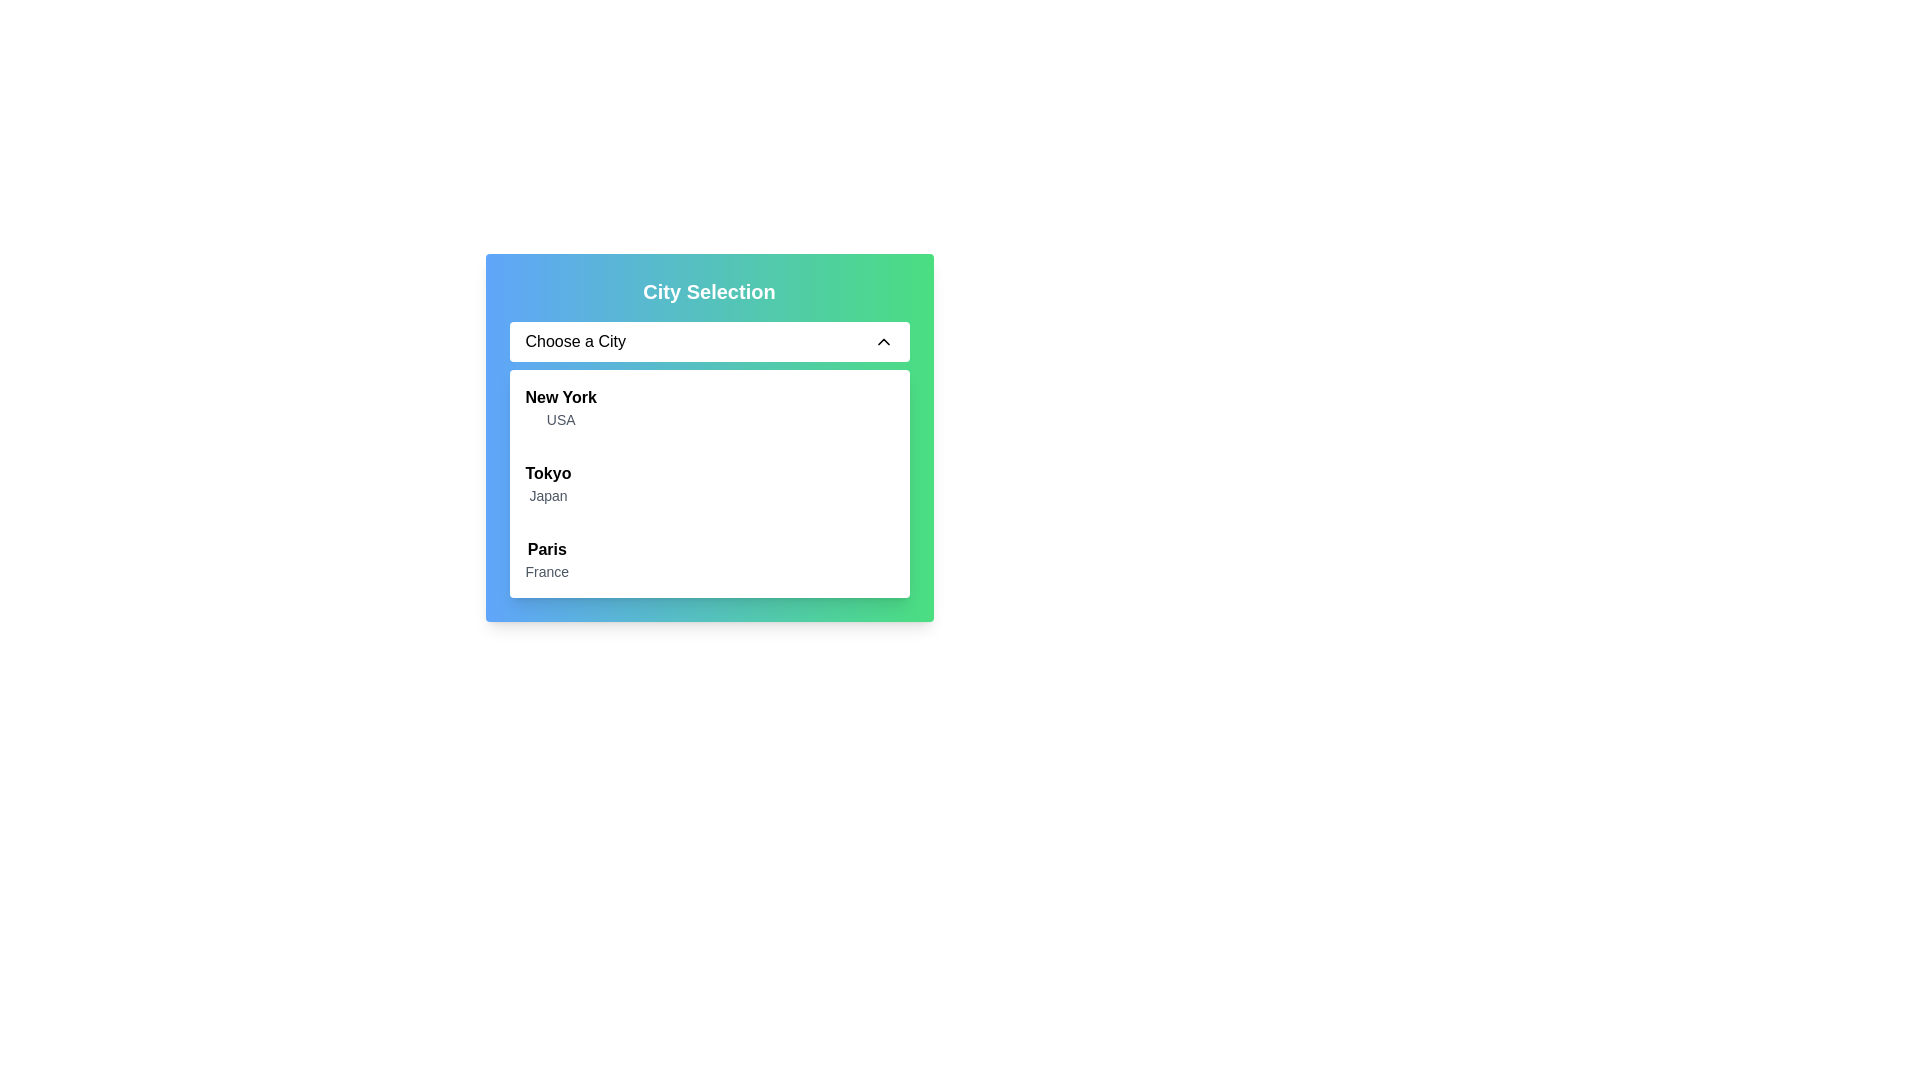 This screenshot has height=1080, width=1920. Describe the element at coordinates (548, 483) in the screenshot. I see `to select the city 'Tokyo' from the dropdown list under 'Choose a City'` at that location.